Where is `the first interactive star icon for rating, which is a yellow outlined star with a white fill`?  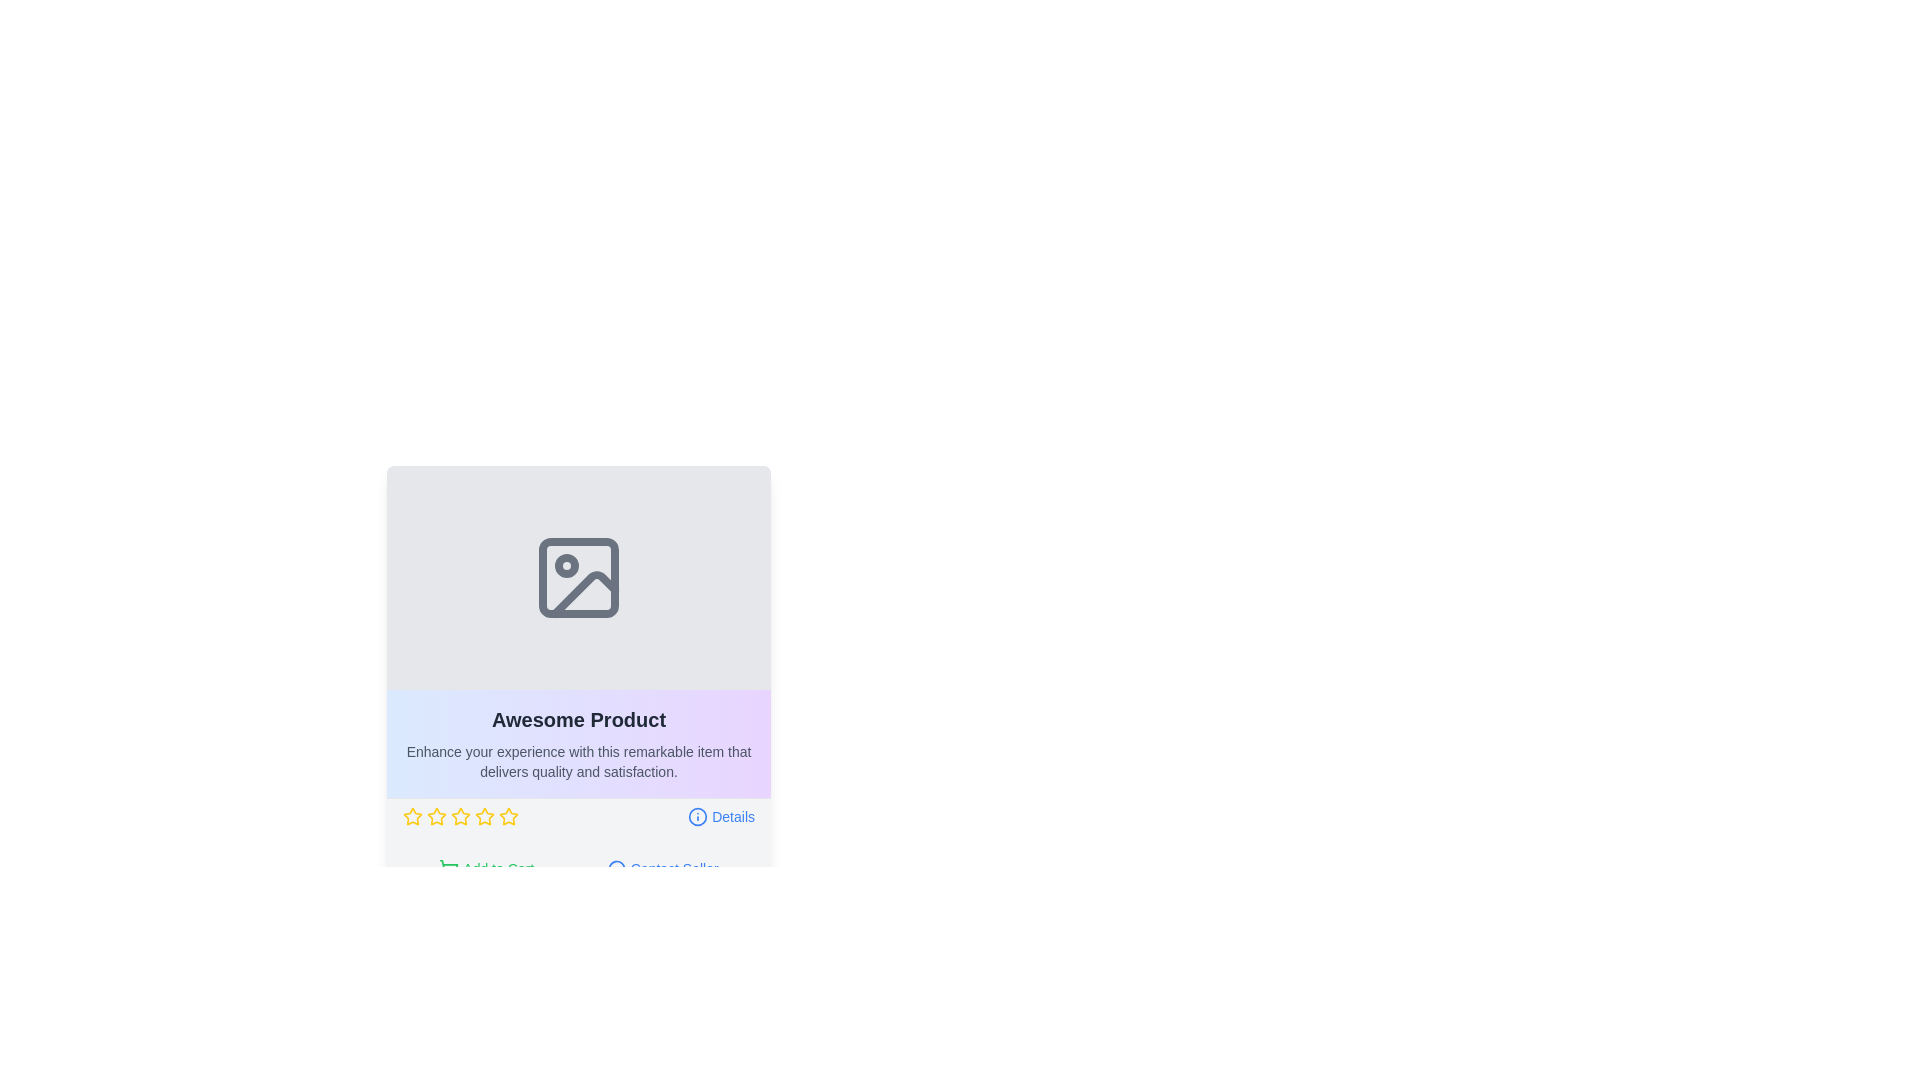
the first interactive star icon for rating, which is a yellow outlined star with a white fill is located at coordinates (411, 817).